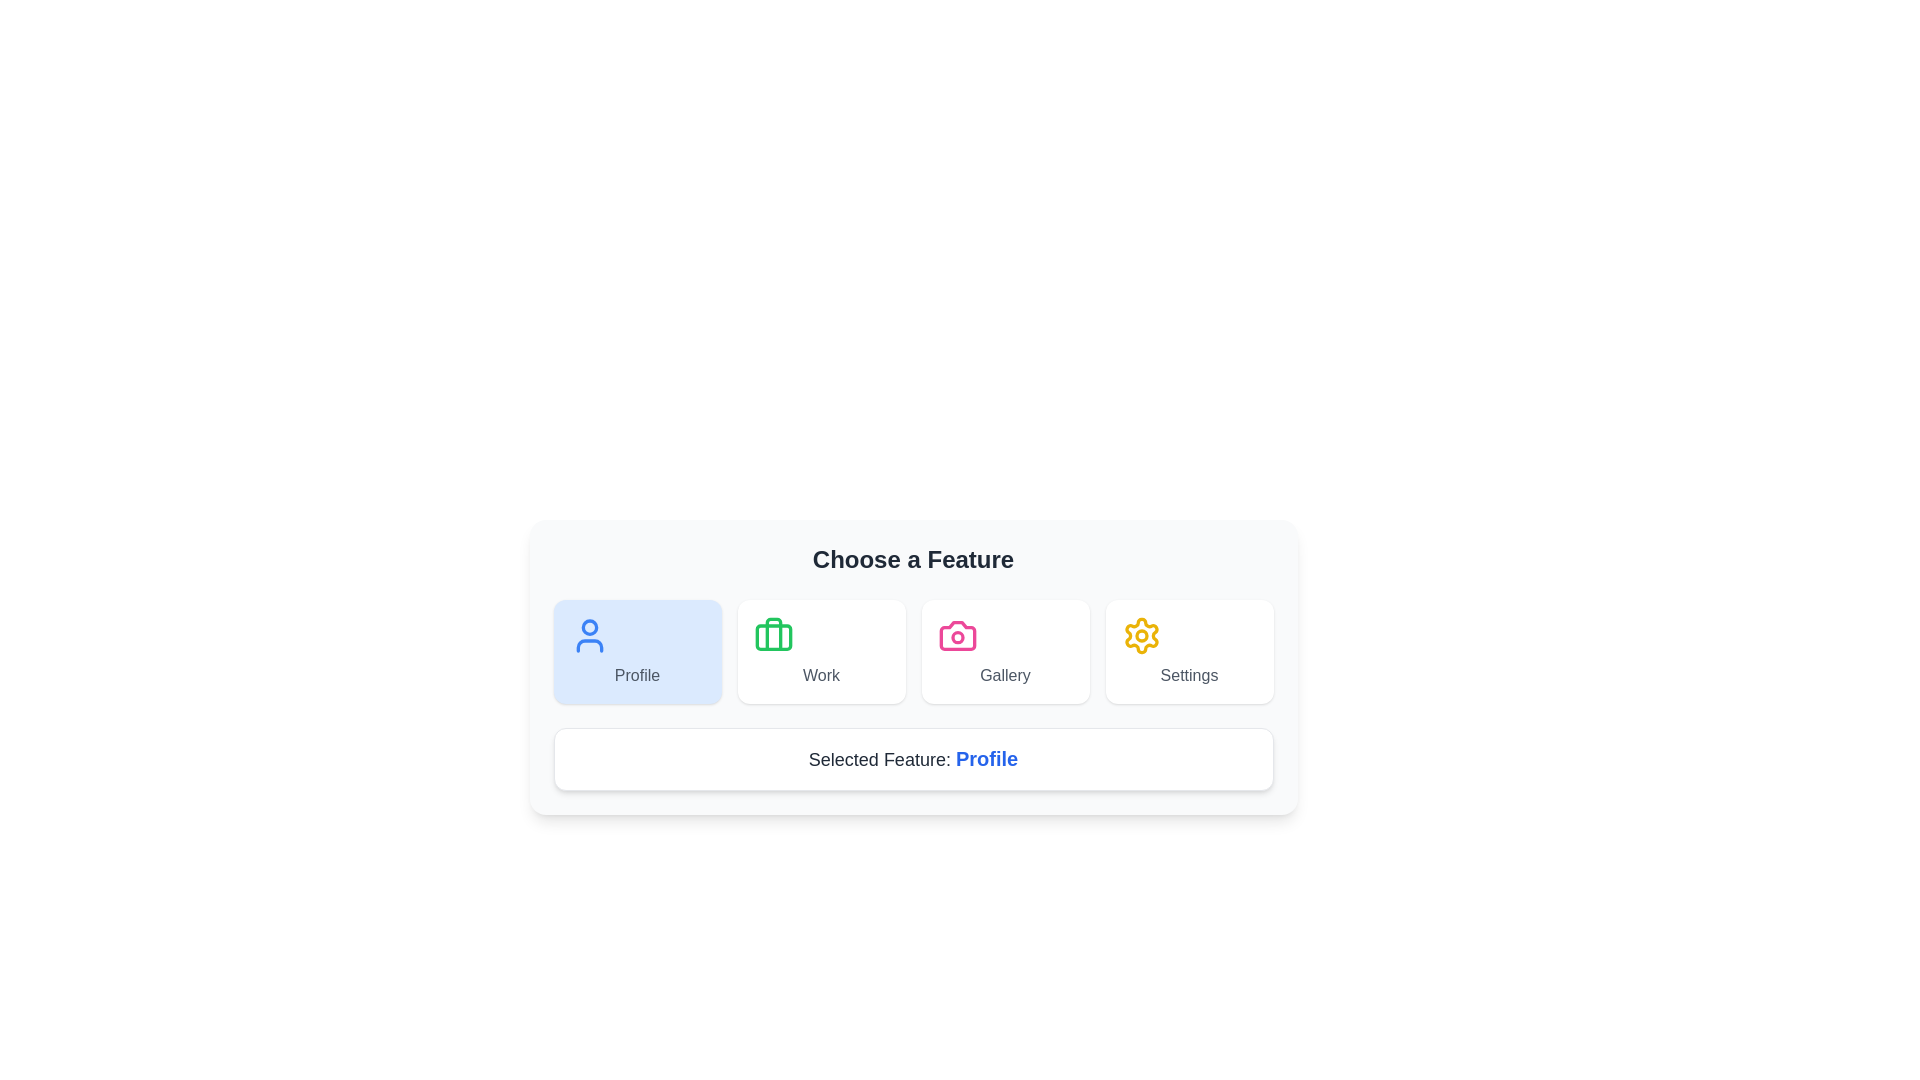 This screenshot has height=1080, width=1920. What do you see at coordinates (912, 667) in the screenshot?
I see `selected feature information displayed at the bottom of the Interactive feature card that allows users to select between 'Profile', 'Work', 'Gallery', or 'Settings'` at bounding box center [912, 667].